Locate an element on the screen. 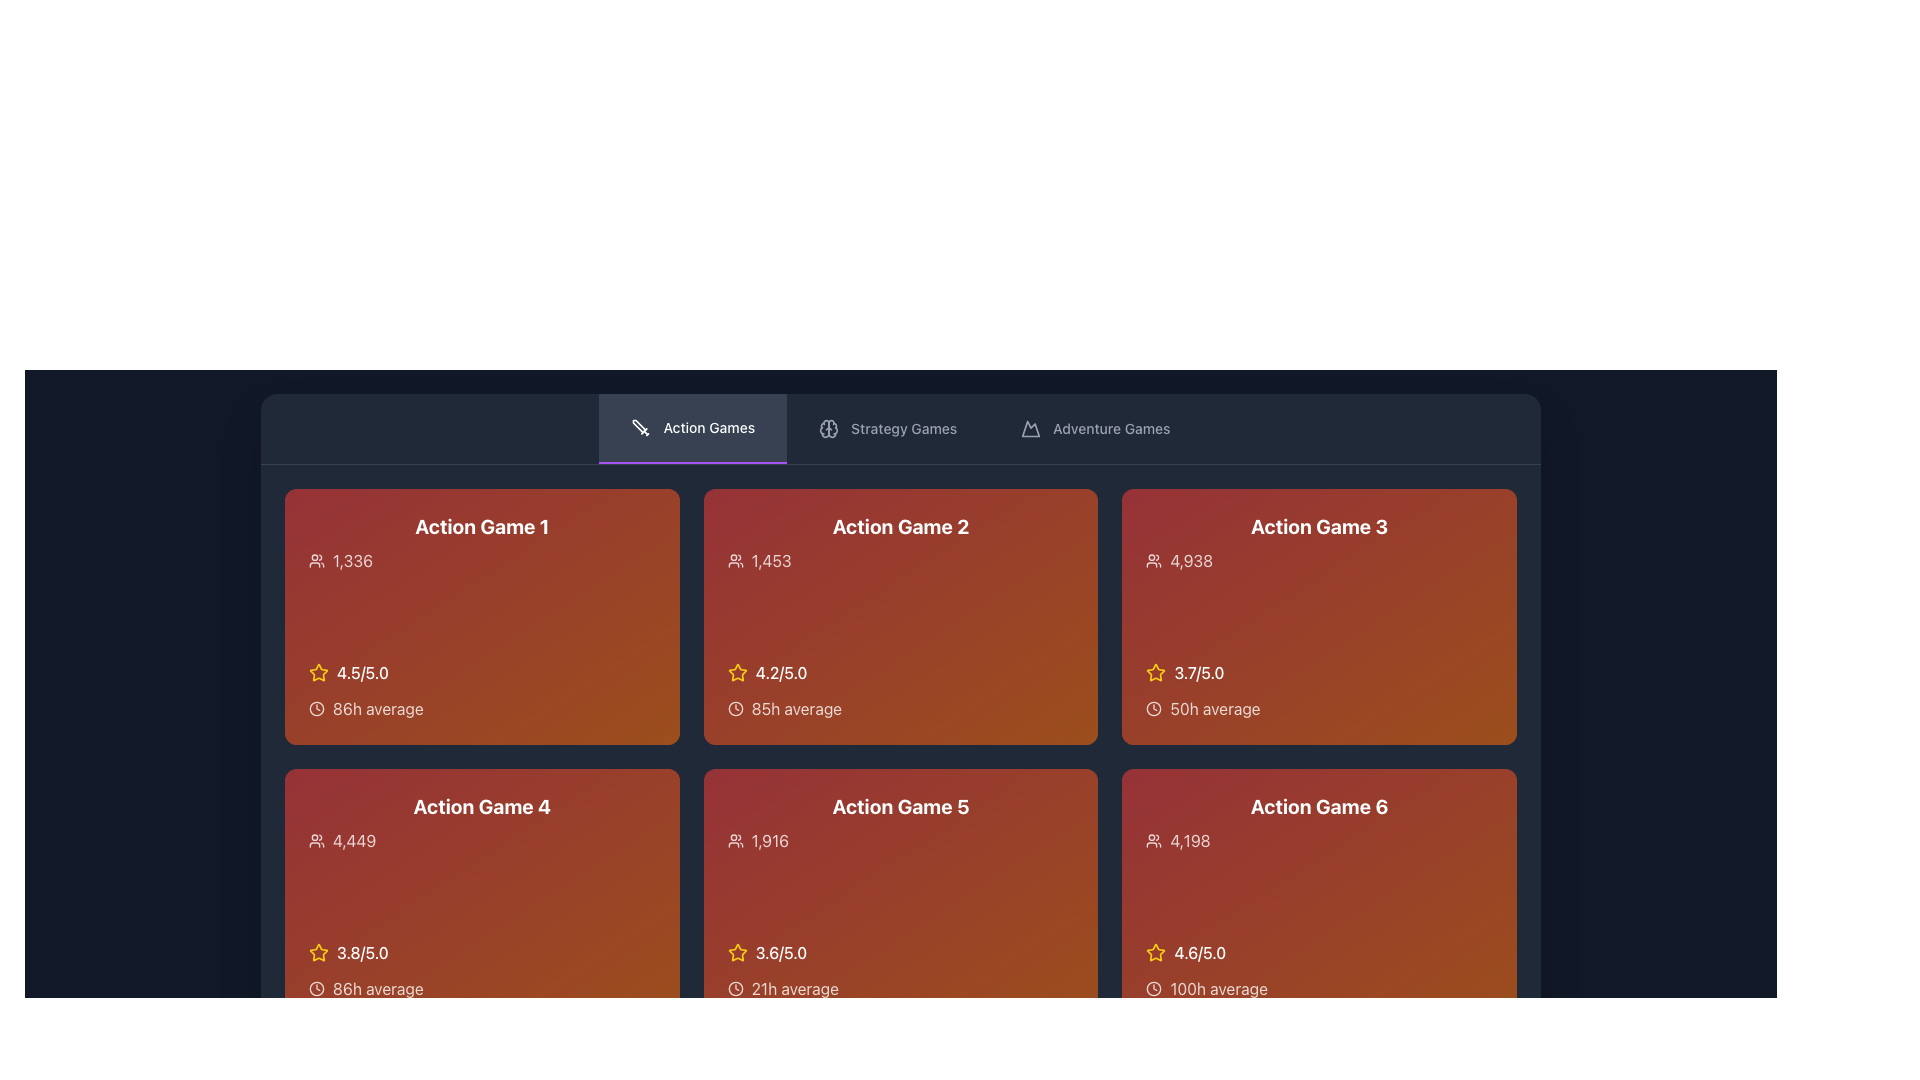 The height and width of the screenshot is (1080, 1920). the Text block displaying 'Action Game 3' in bold white text on a reddish orange background, located in the upper right position of the top row of a 3x2 grid of cards is located at coordinates (1319, 543).